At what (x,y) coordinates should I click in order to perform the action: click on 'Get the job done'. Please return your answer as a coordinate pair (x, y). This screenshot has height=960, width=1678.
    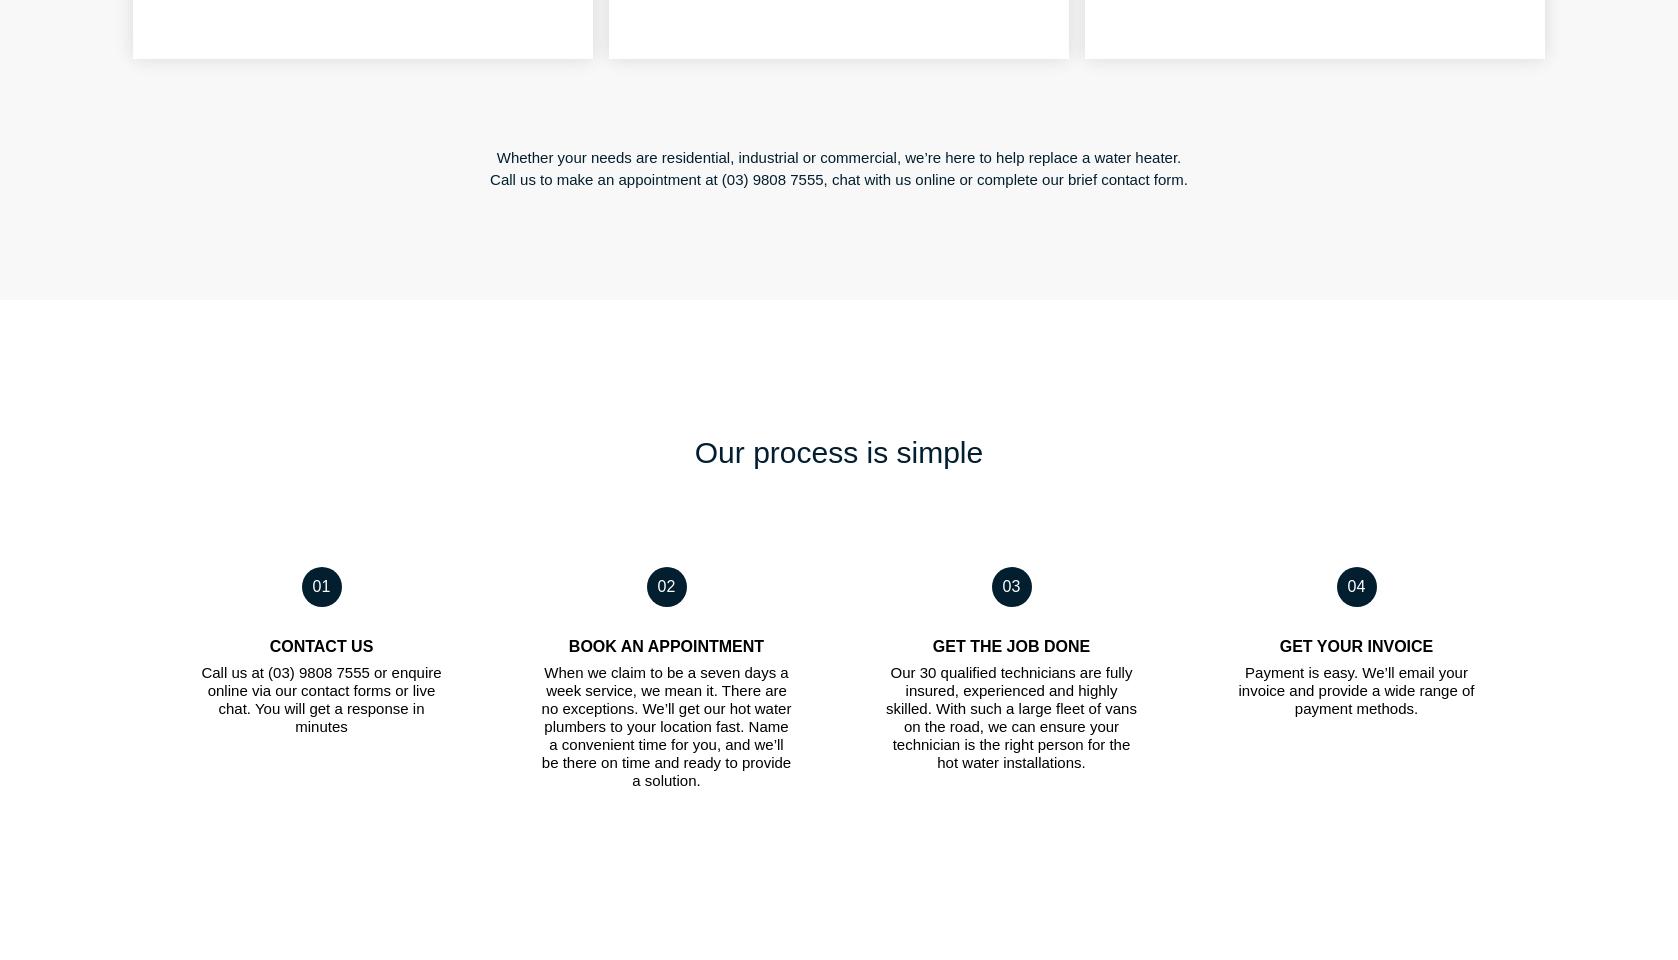
    Looking at the image, I should click on (1010, 644).